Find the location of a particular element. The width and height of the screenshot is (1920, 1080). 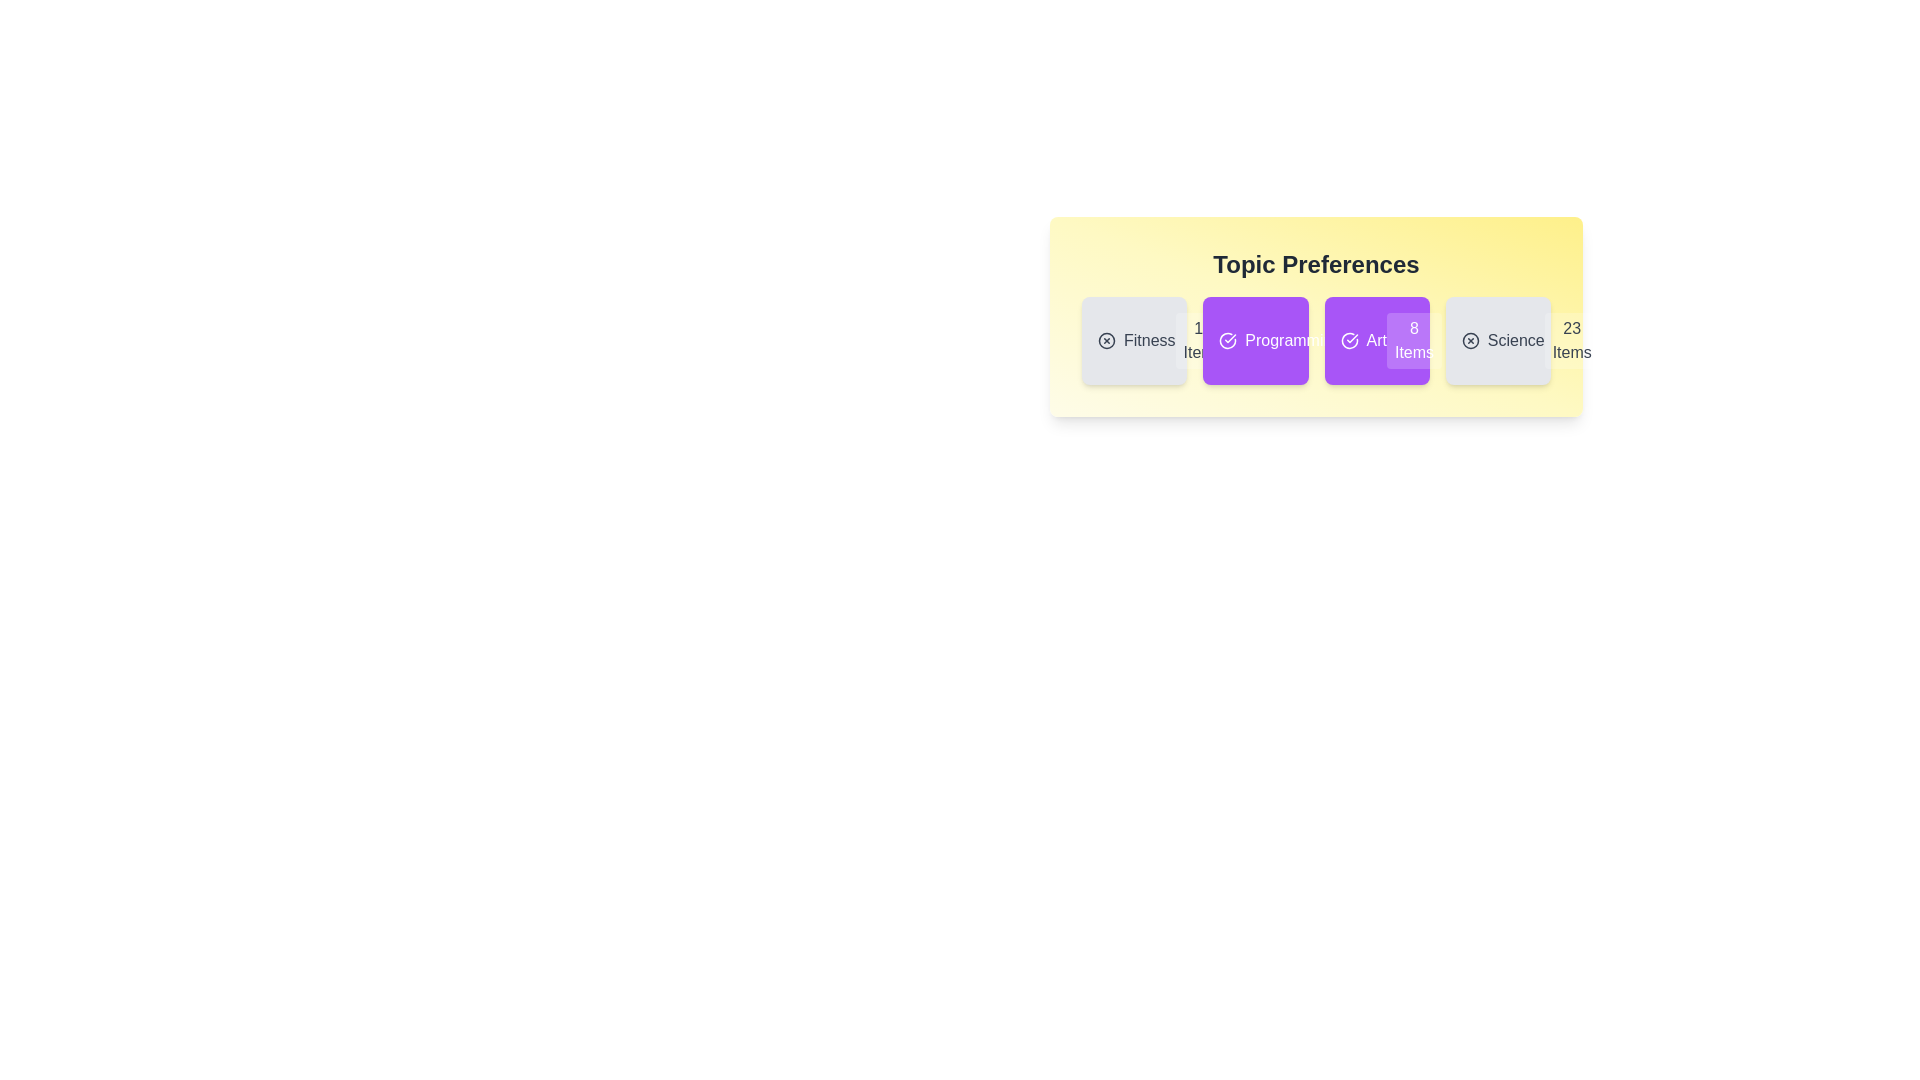

the topic card labeled 'Programming' to toggle its selection state is located at coordinates (1254, 339).